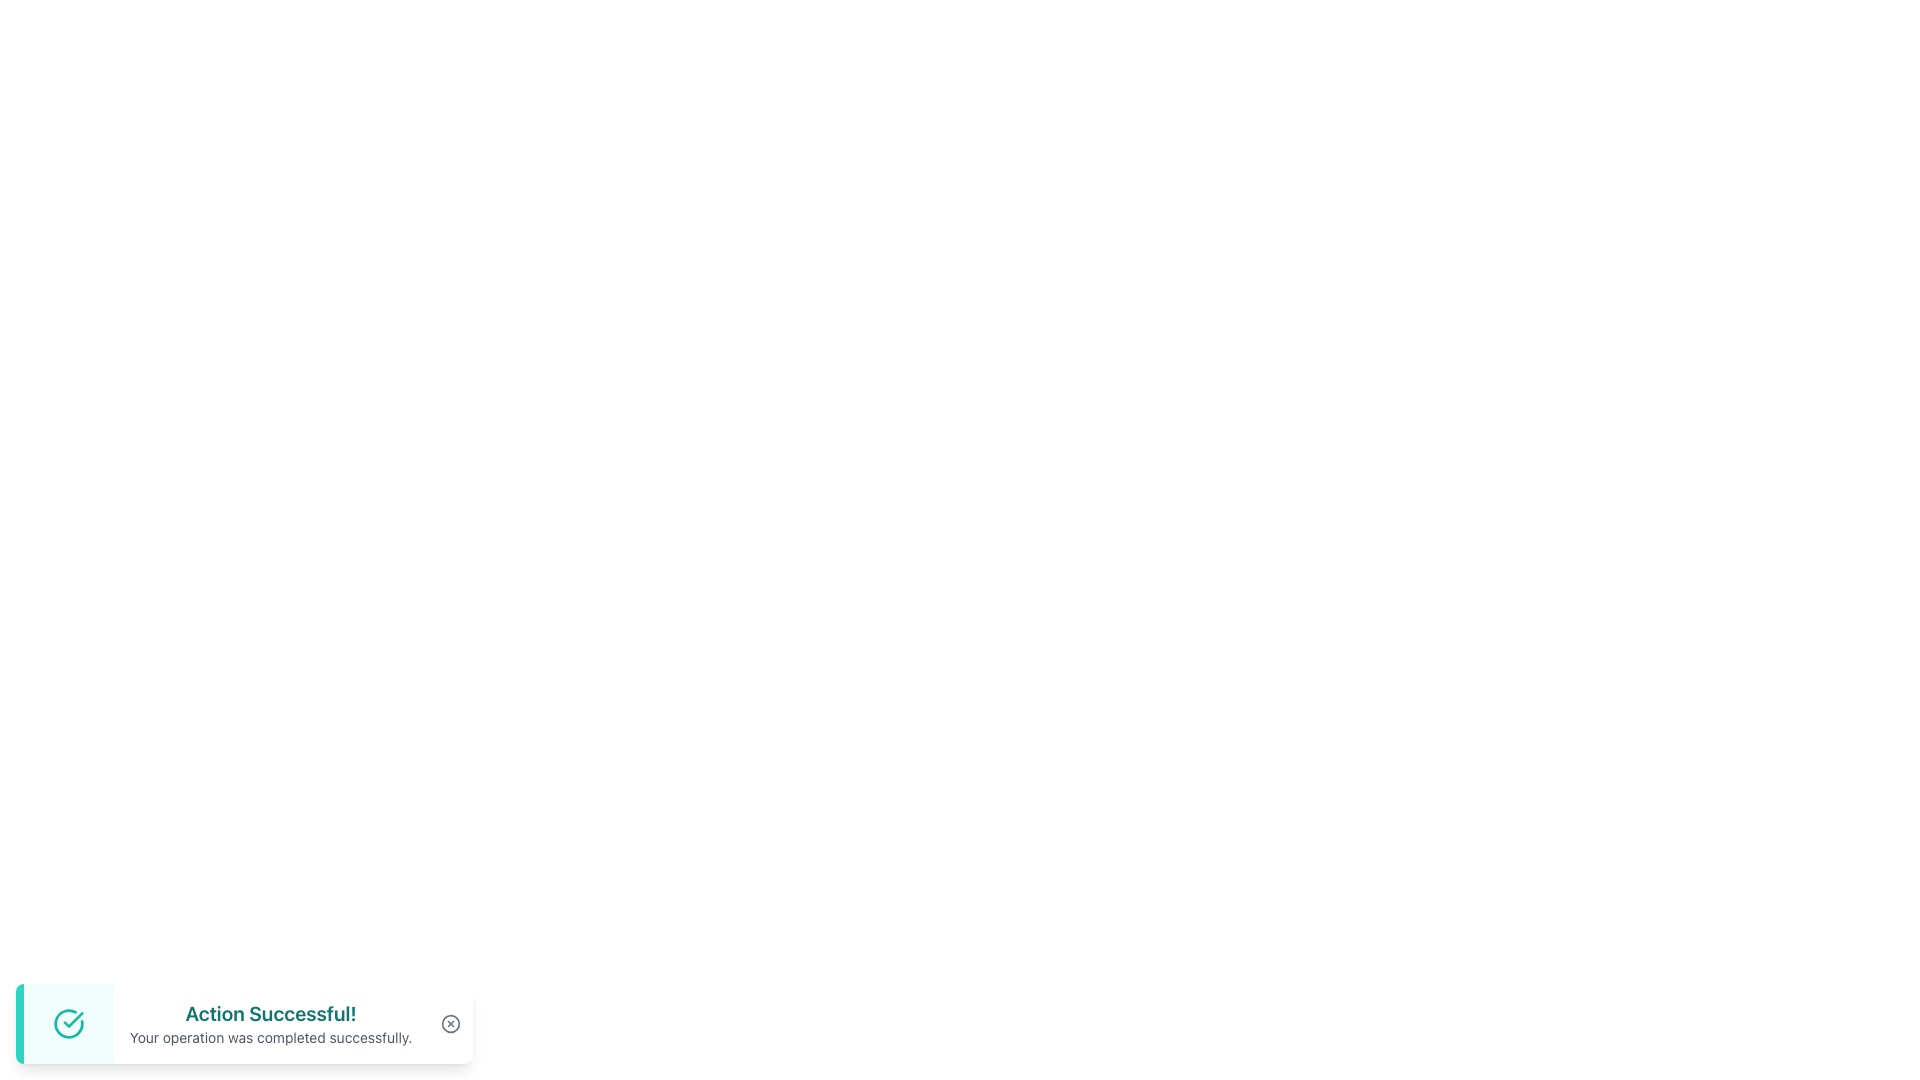  What do you see at coordinates (449, 1023) in the screenshot?
I see `the close button located in the bottom-right corner of the 'Action Successful!' notification` at bounding box center [449, 1023].